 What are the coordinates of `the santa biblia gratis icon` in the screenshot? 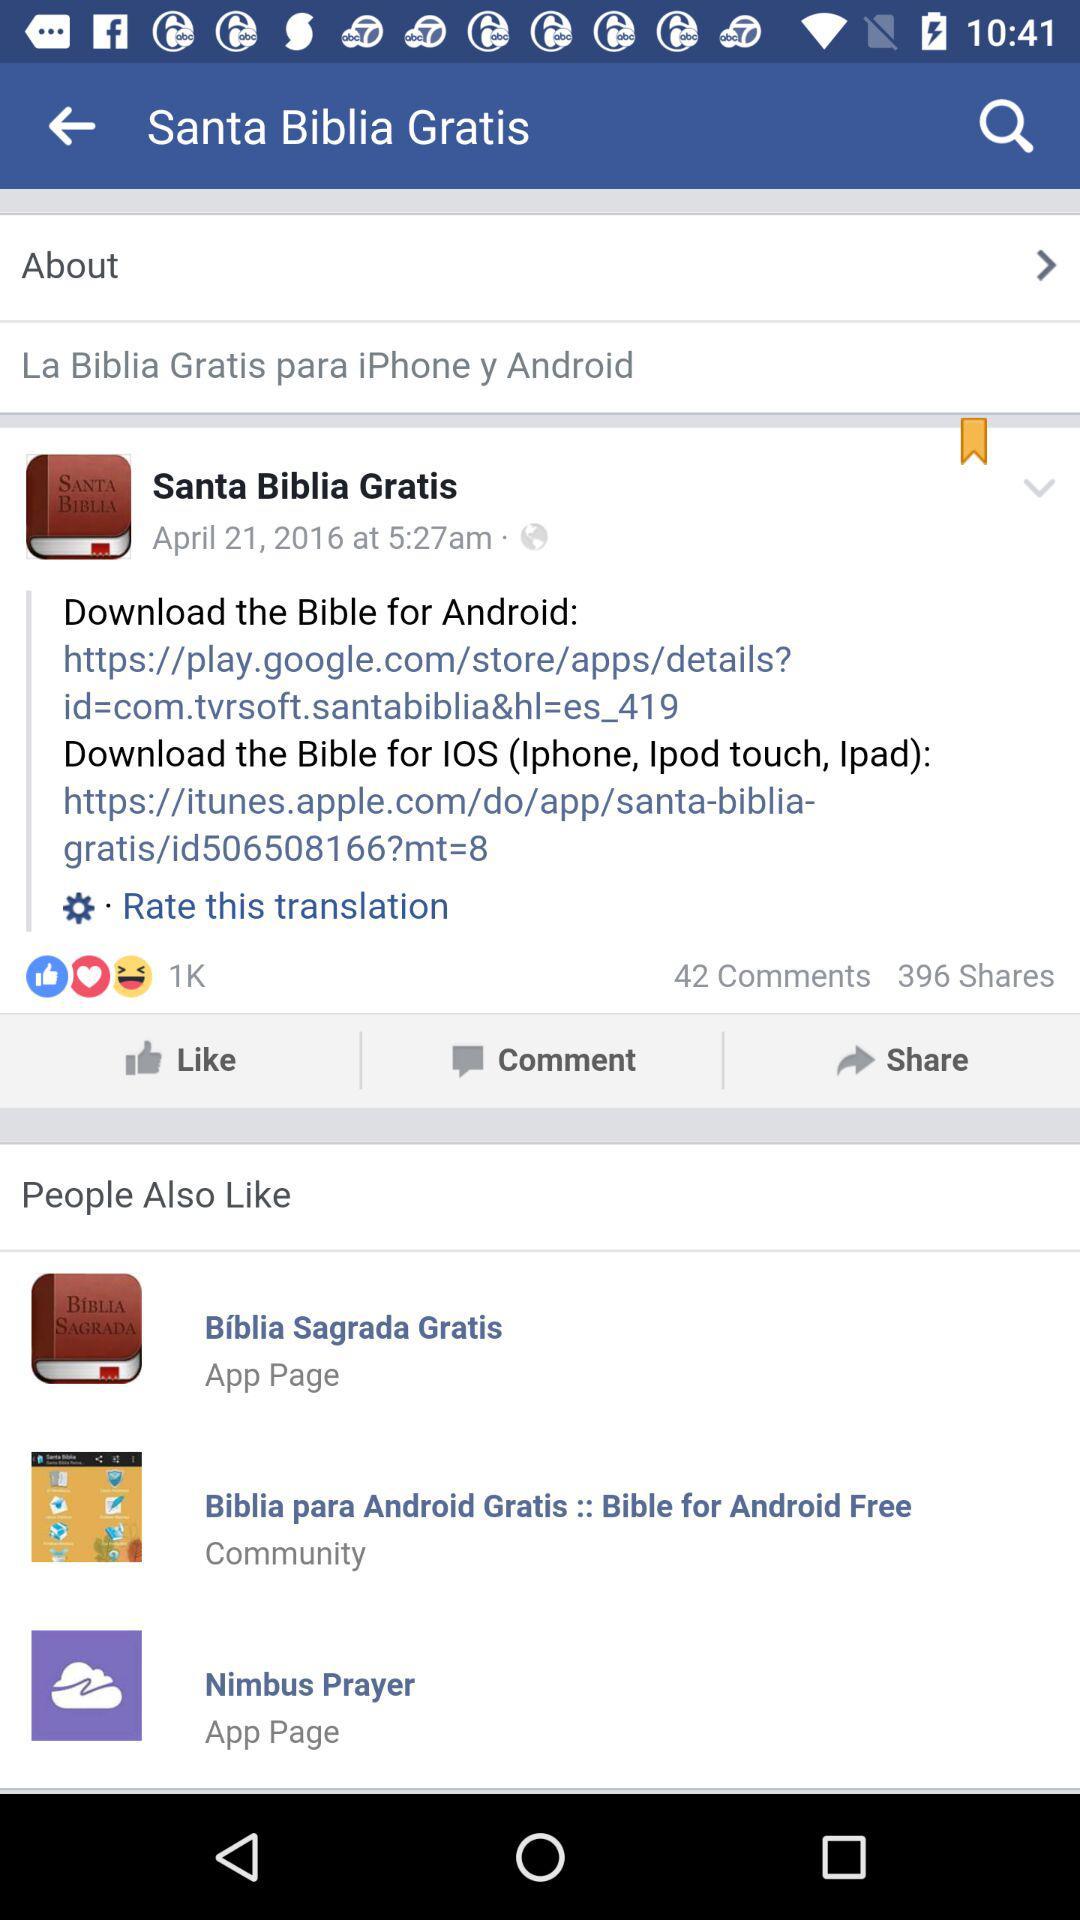 It's located at (518, 124).